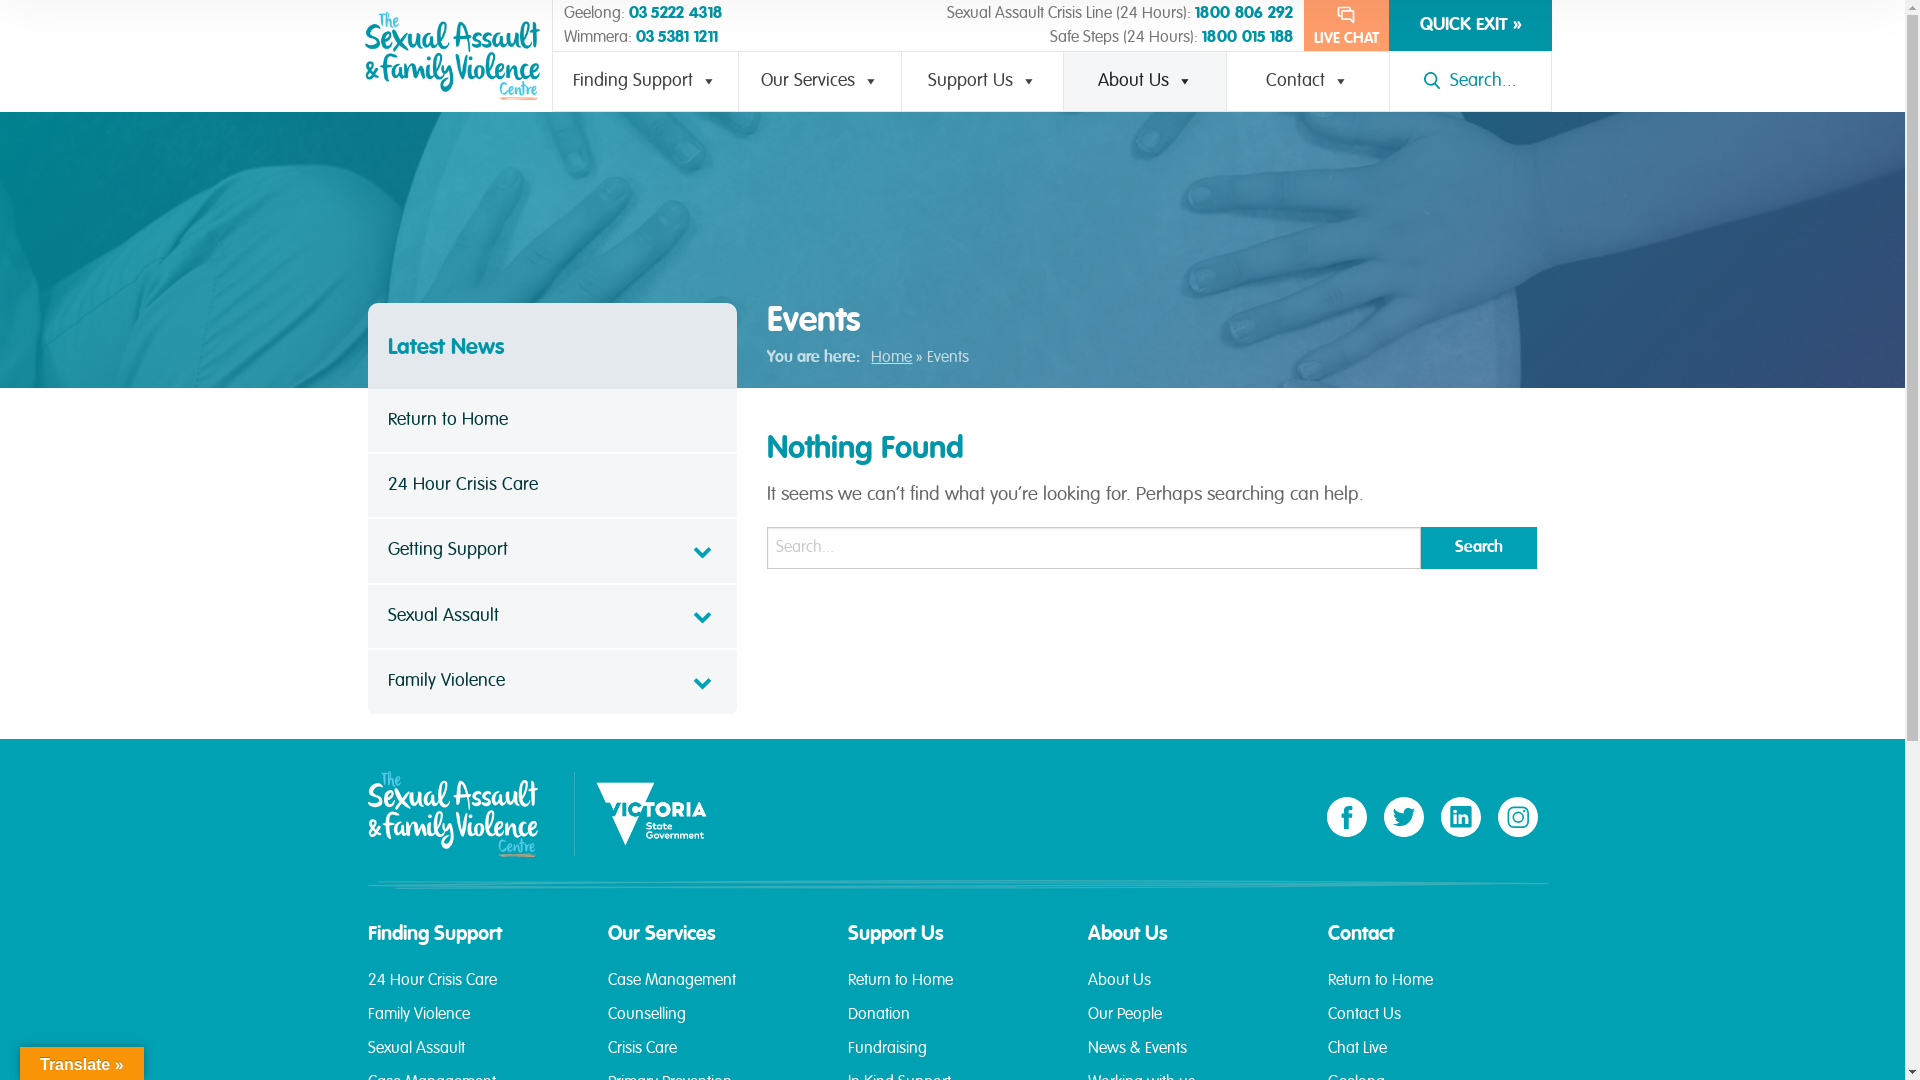 The width and height of the screenshot is (1920, 1080). What do you see at coordinates (552, 681) in the screenshot?
I see `'Family Violence'` at bounding box center [552, 681].